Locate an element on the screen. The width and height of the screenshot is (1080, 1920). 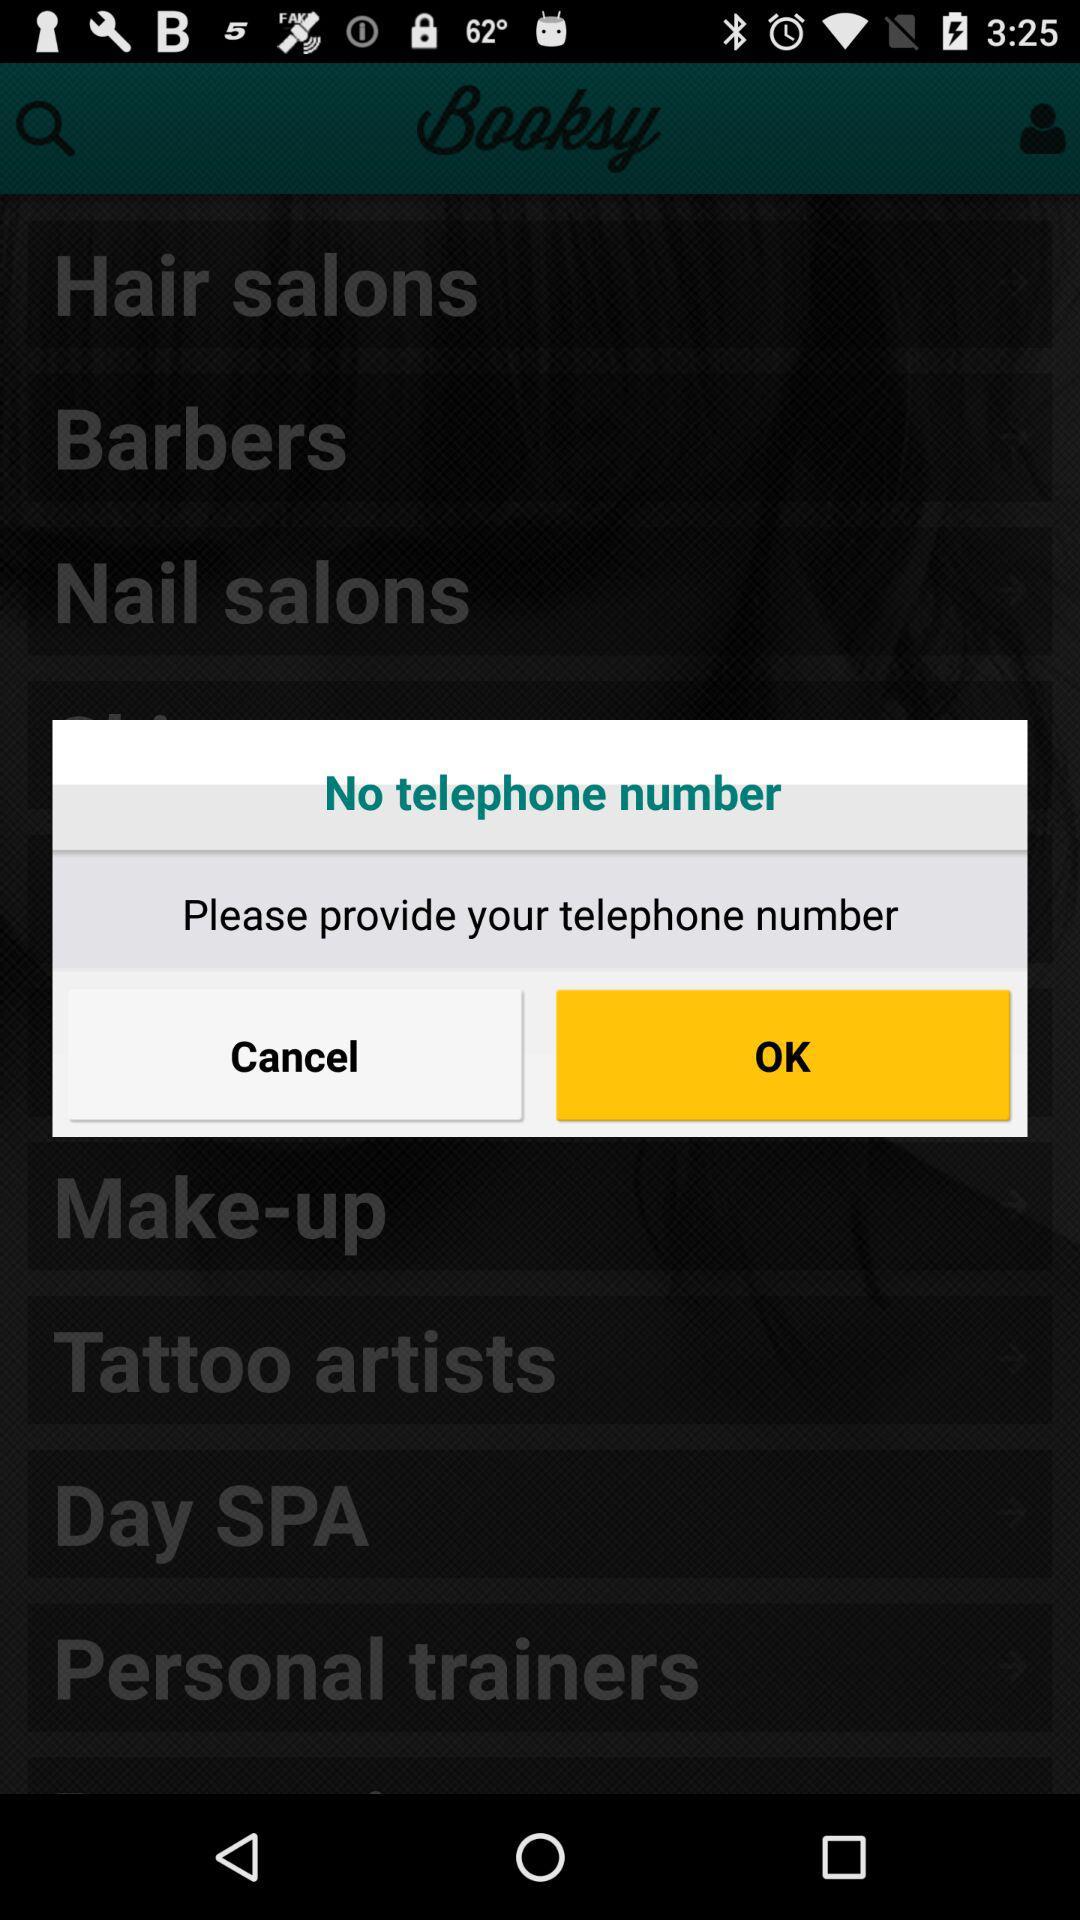
button on the right is located at coordinates (782, 1054).